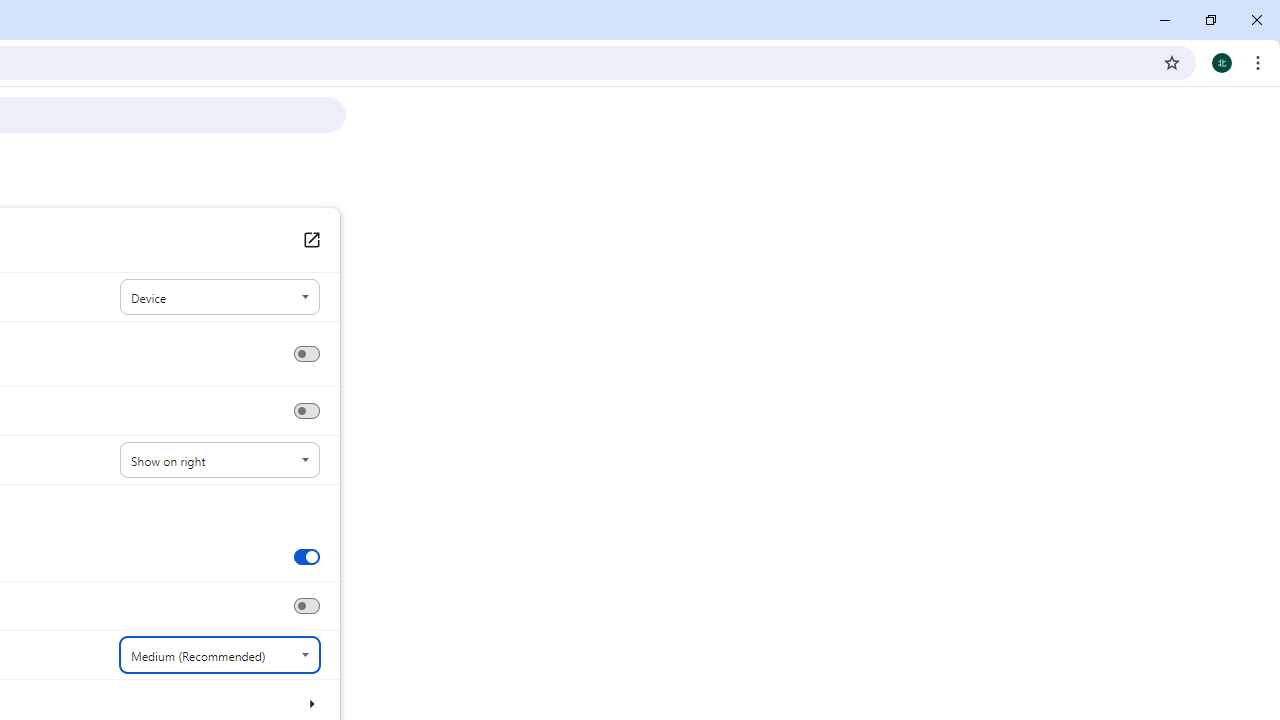 This screenshot has height=720, width=1280. I want to click on 'Font size', so click(219, 655).